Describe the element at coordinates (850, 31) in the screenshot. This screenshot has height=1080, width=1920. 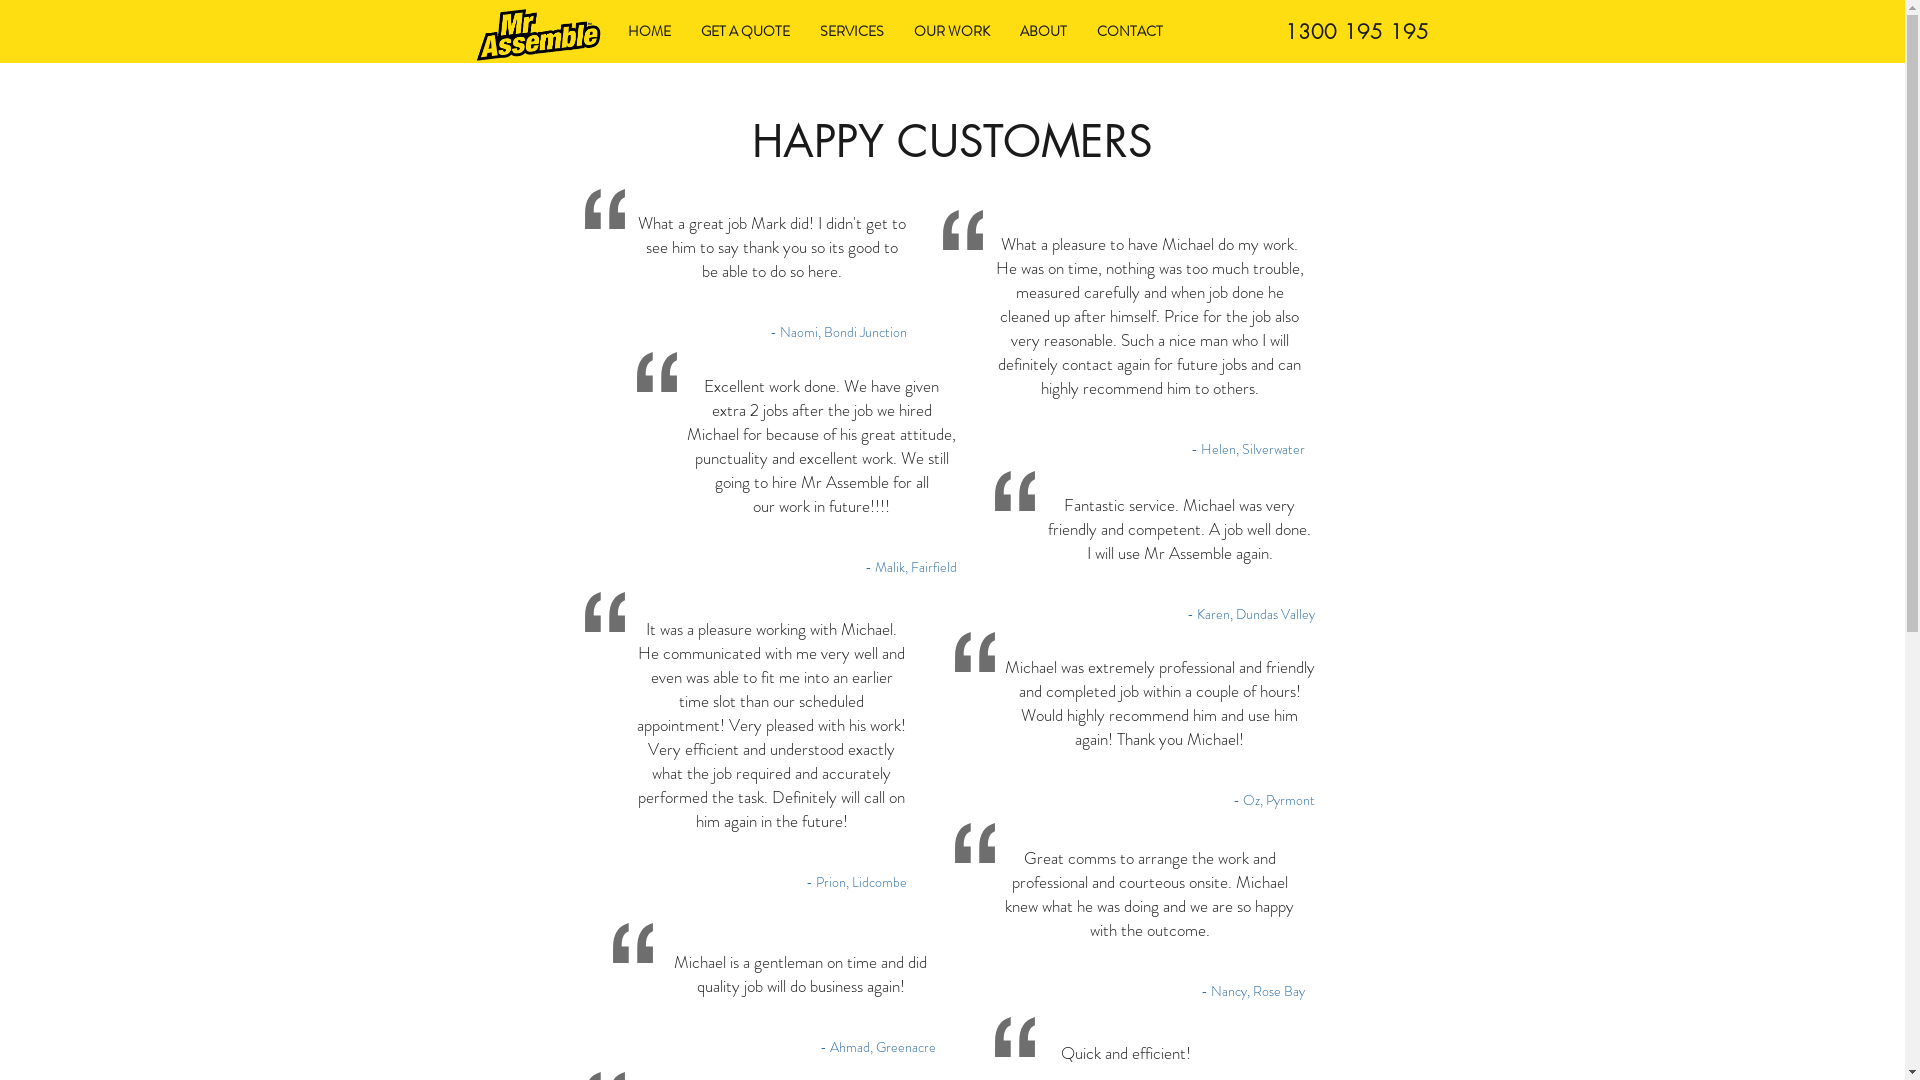
I see `'SERVICES'` at that location.